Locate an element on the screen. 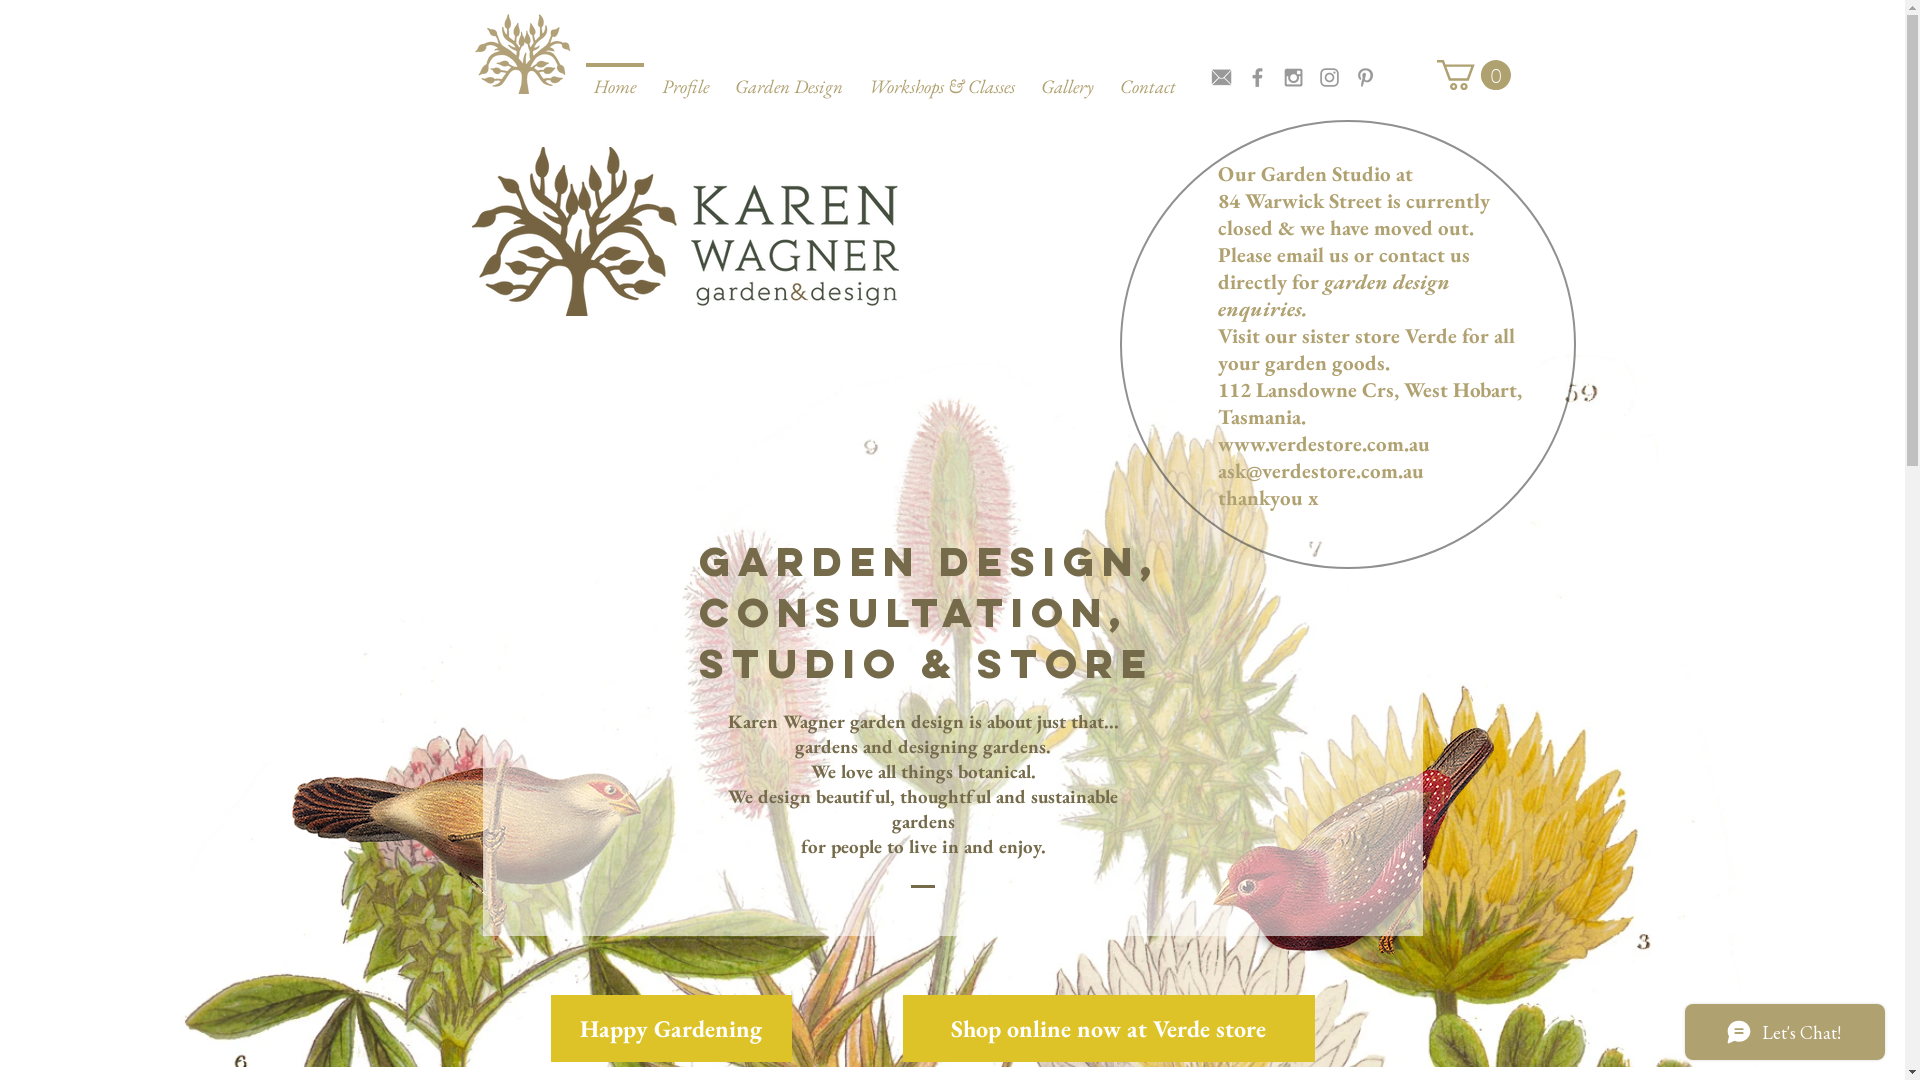 The image size is (1920, 1080). 'Happy Gardening' is located at coordinates (670, 1028).